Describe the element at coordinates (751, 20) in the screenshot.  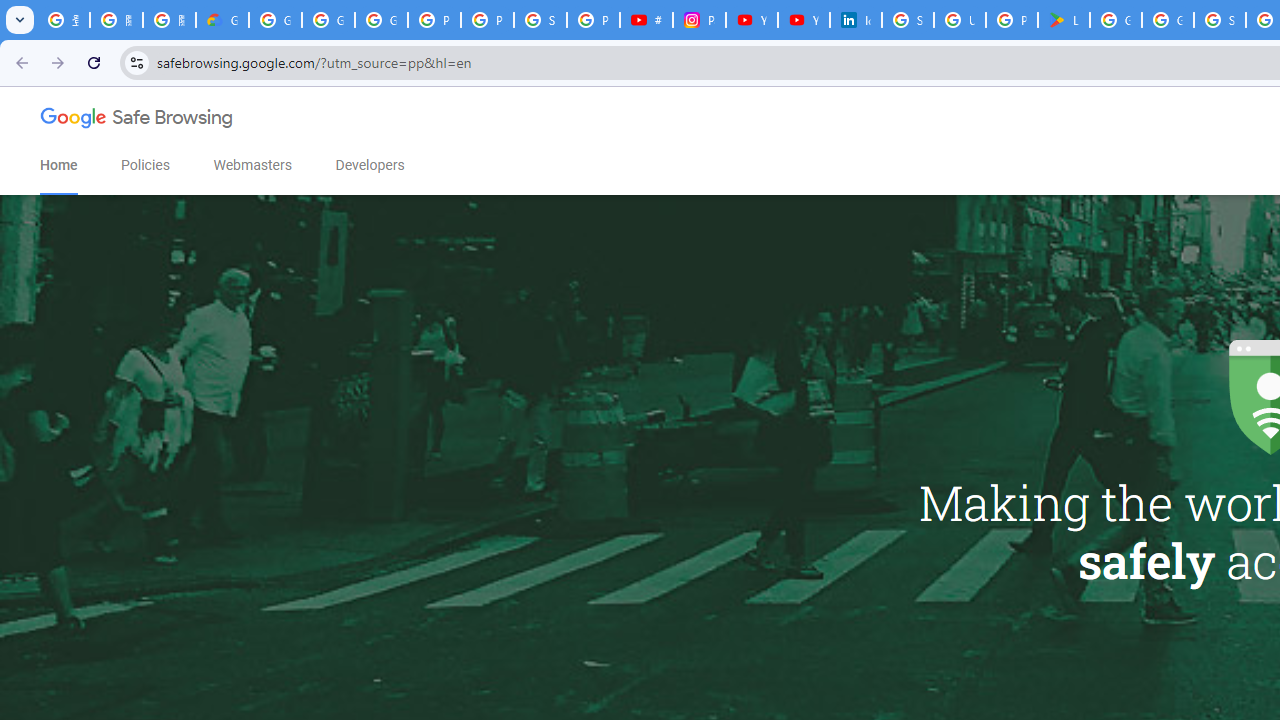
I see `'YouTube Culture & Trends - On The Rise: Handcam Videos'` at that location.